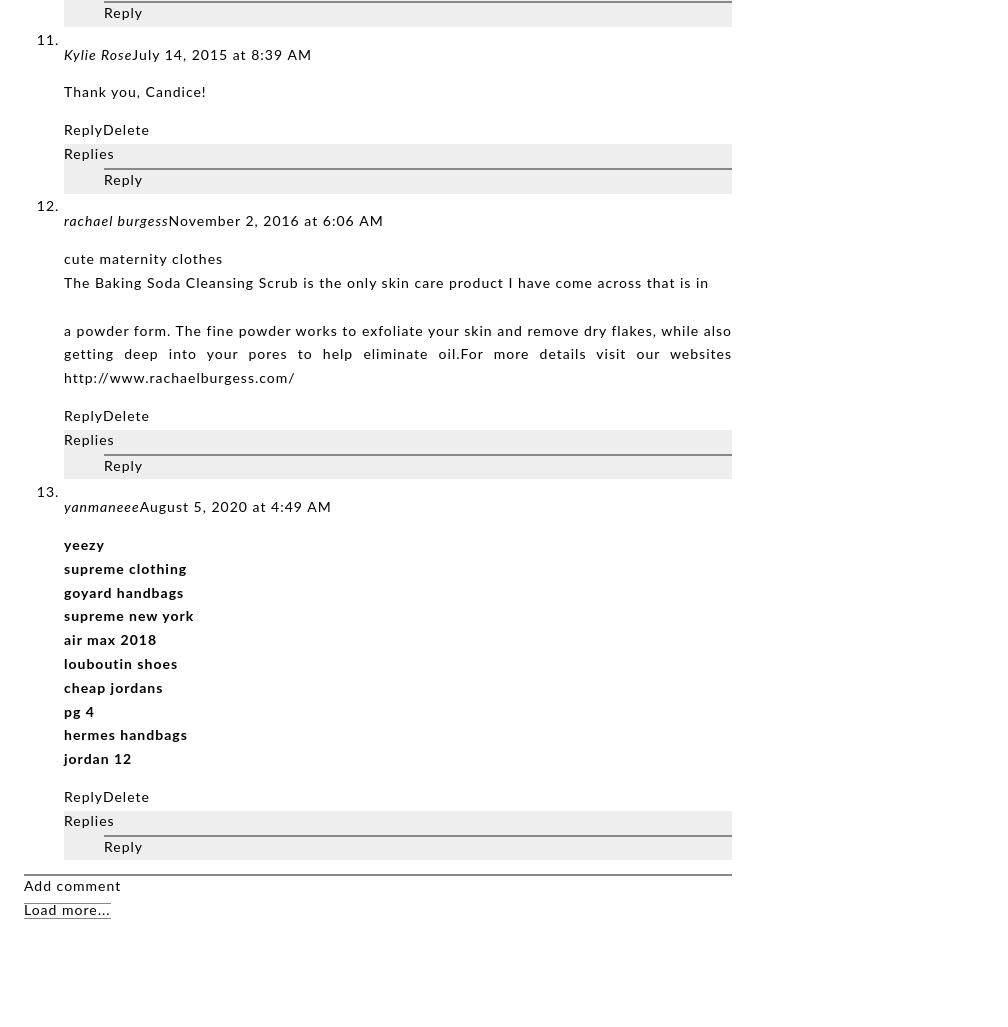 The height and width of the screenshot is (1027, 1008). What do you see at coordinates (97, 55) in the screenshot?
I see `'Kylie Rose'` at bounding box center [97, 55].